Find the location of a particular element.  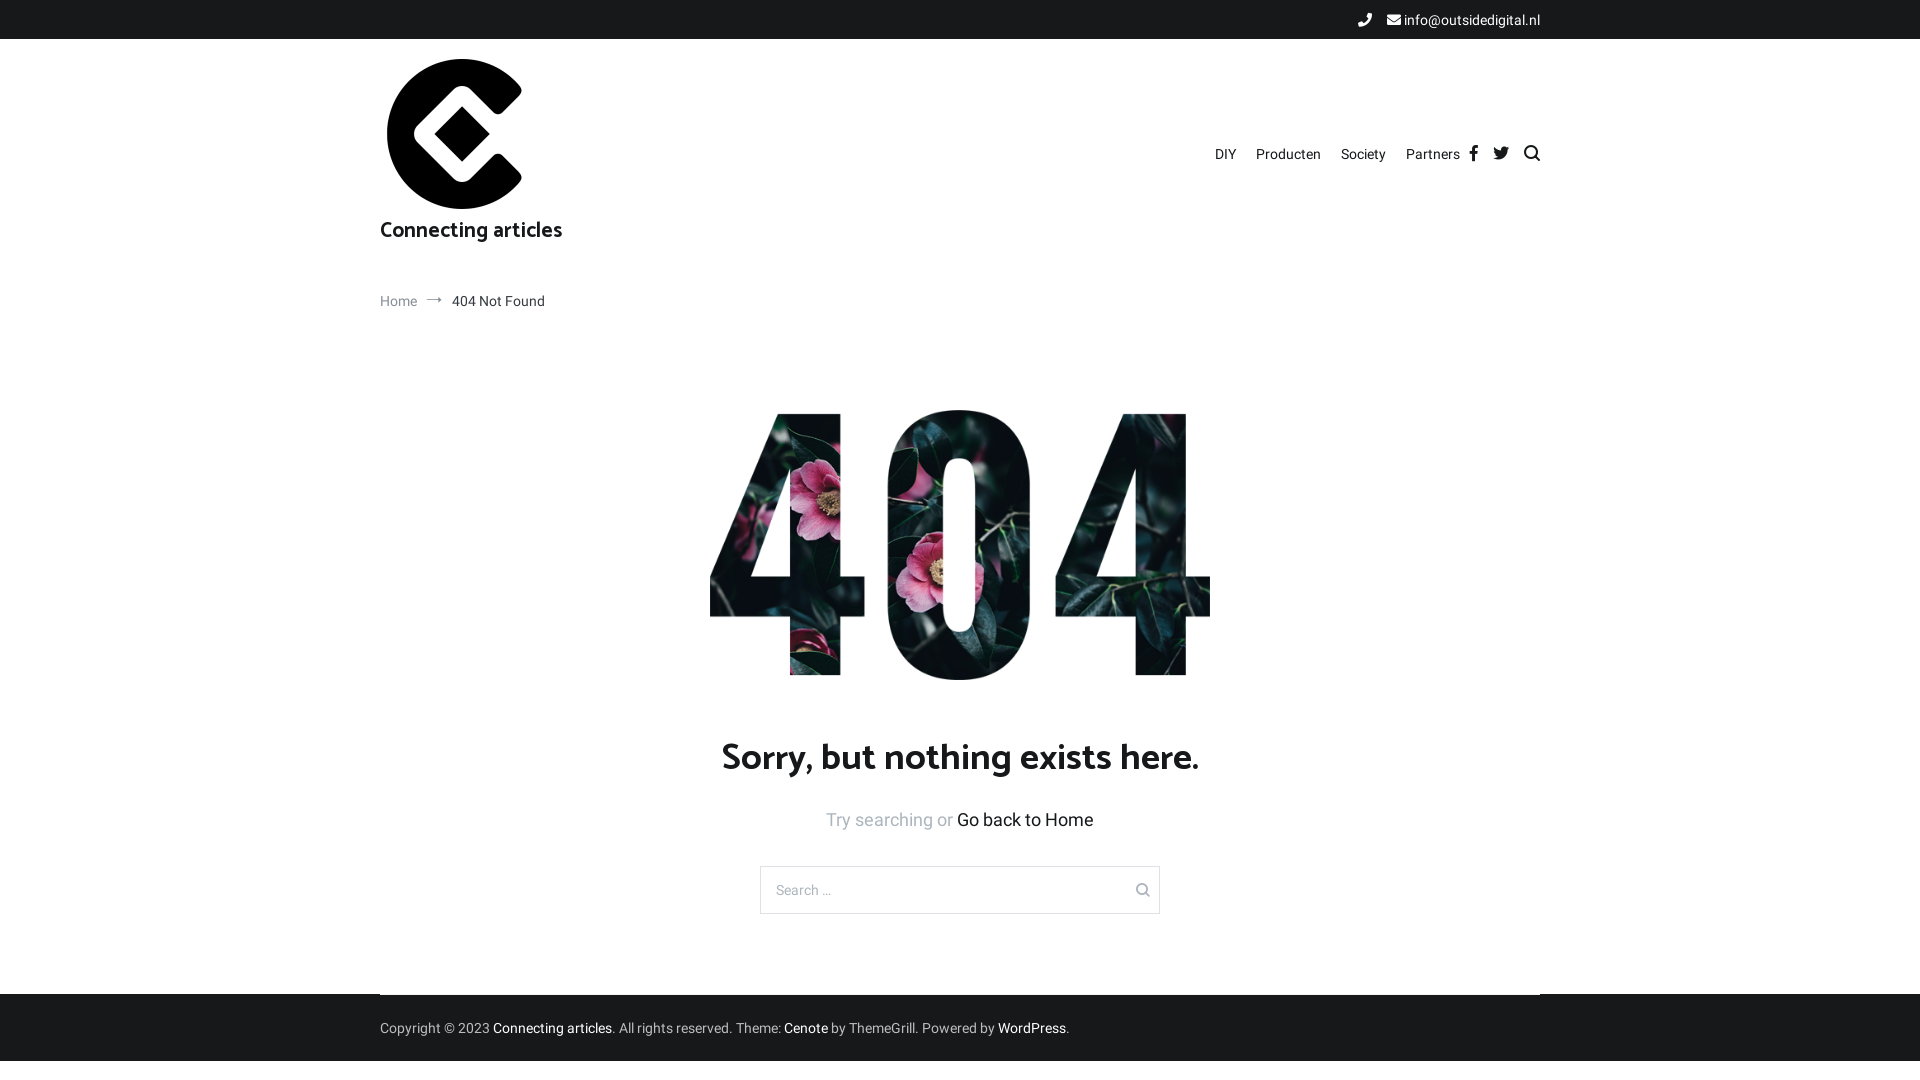

'WordPress' is located at coordinates (998, 1028).